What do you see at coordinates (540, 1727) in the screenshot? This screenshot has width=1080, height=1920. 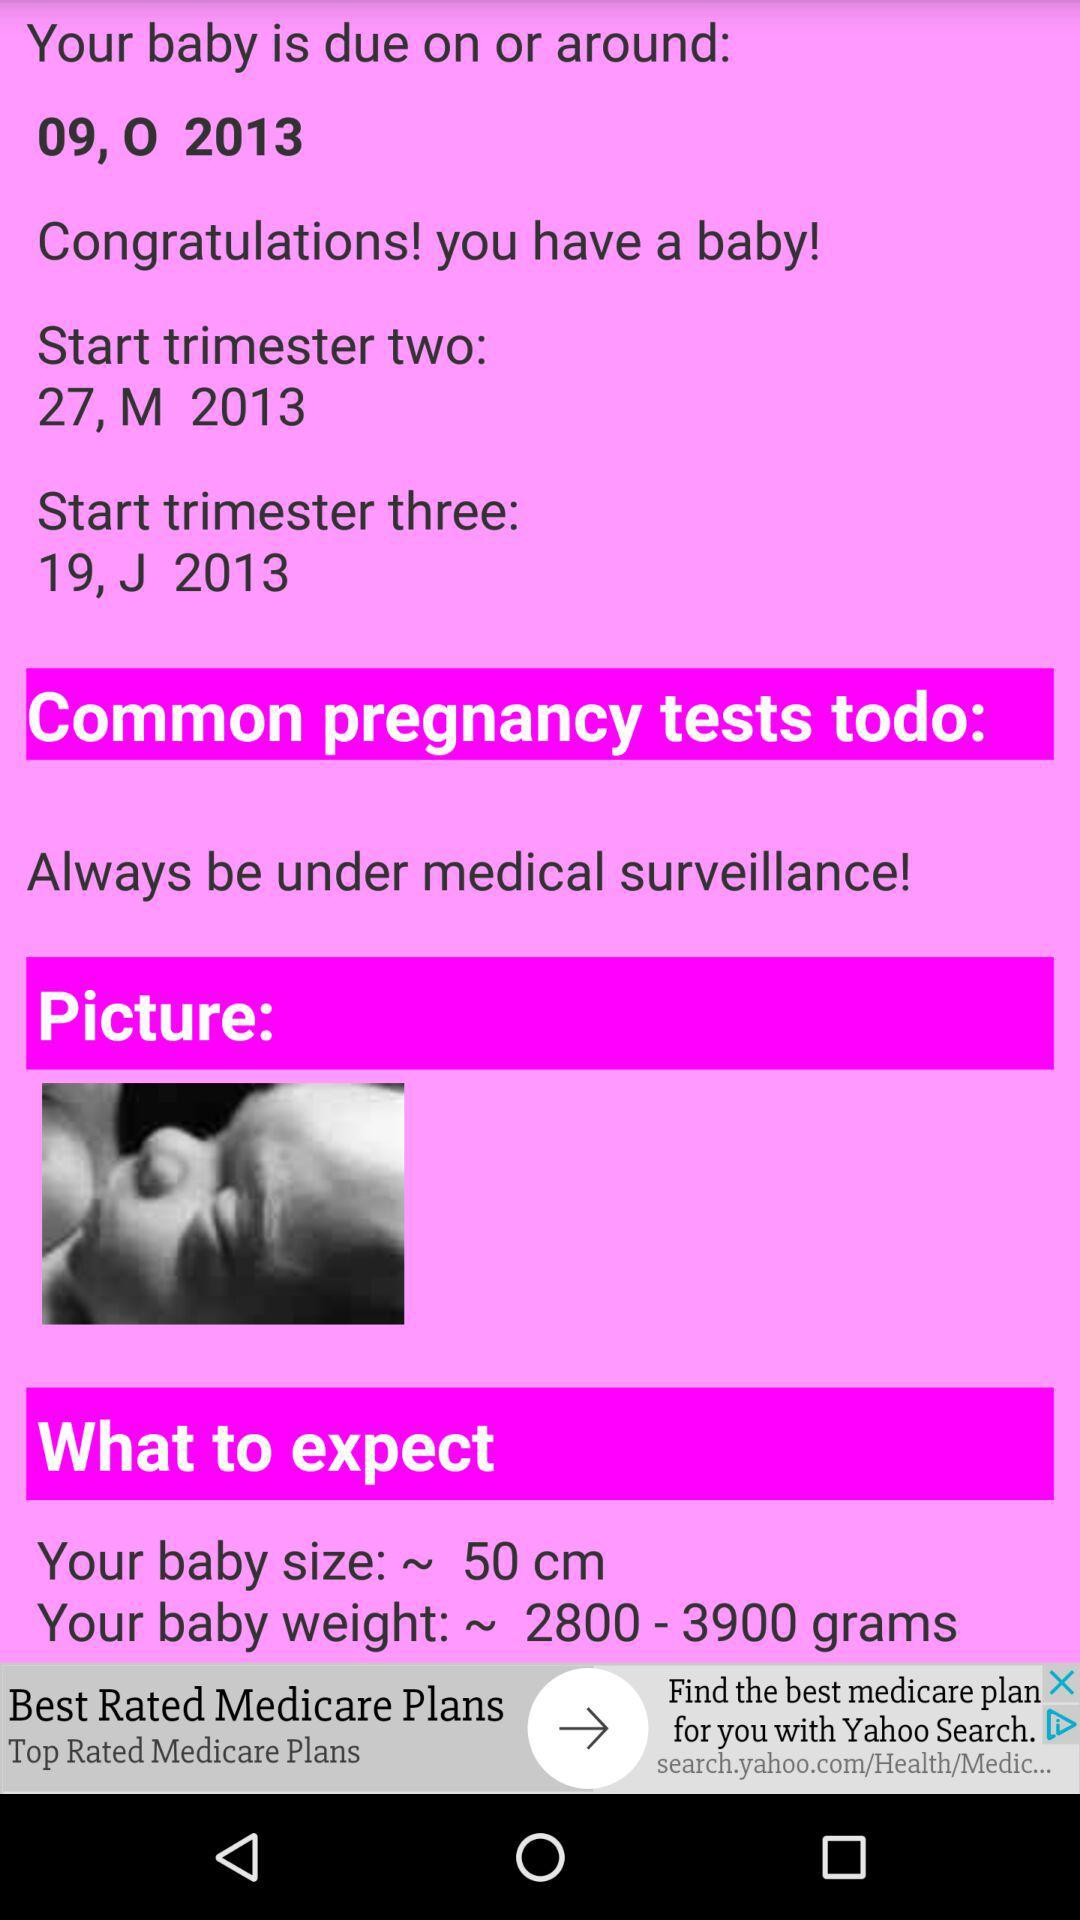 I see `notifications` at bounding box center [540, 1727].